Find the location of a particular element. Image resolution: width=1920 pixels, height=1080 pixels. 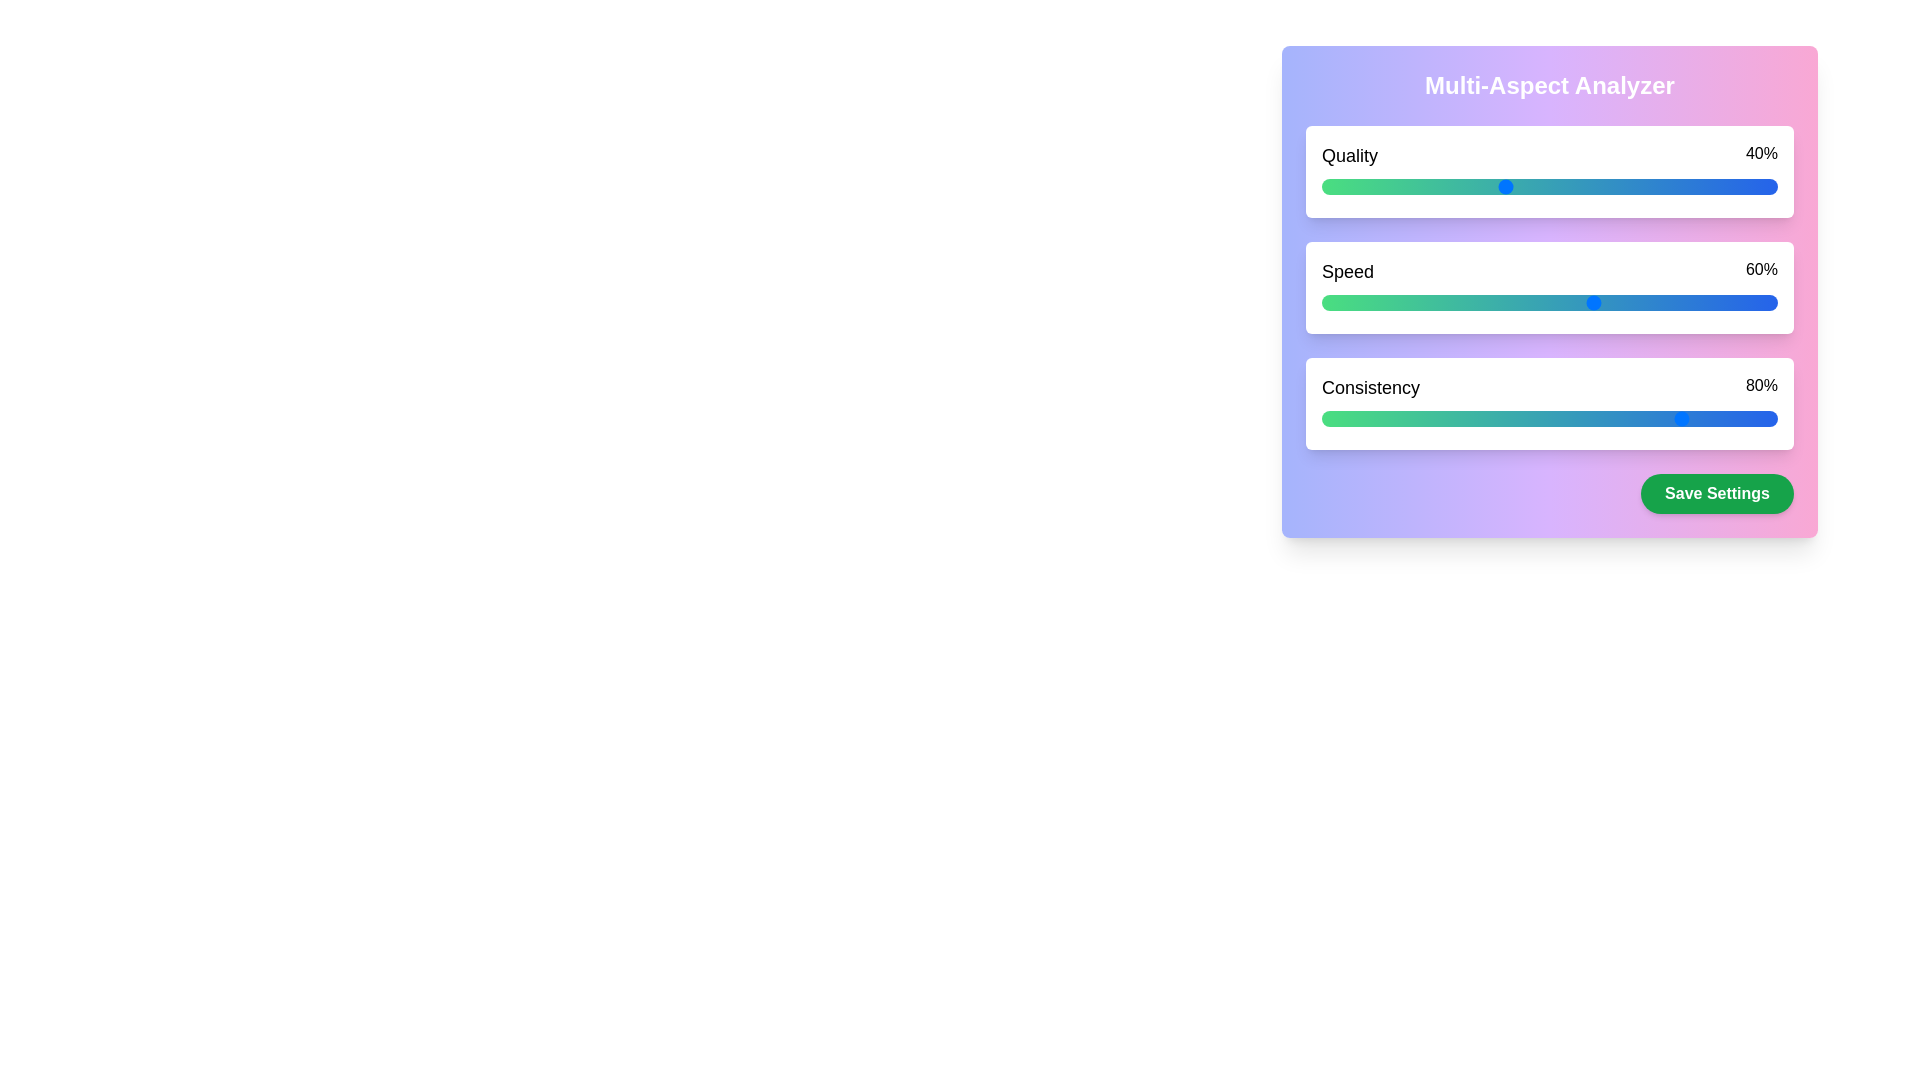

the static text label displaying '80%' that is aligned to the right of the 'Consistency' label, located at the bottom section of the form is located at coordinates (1761, 388).